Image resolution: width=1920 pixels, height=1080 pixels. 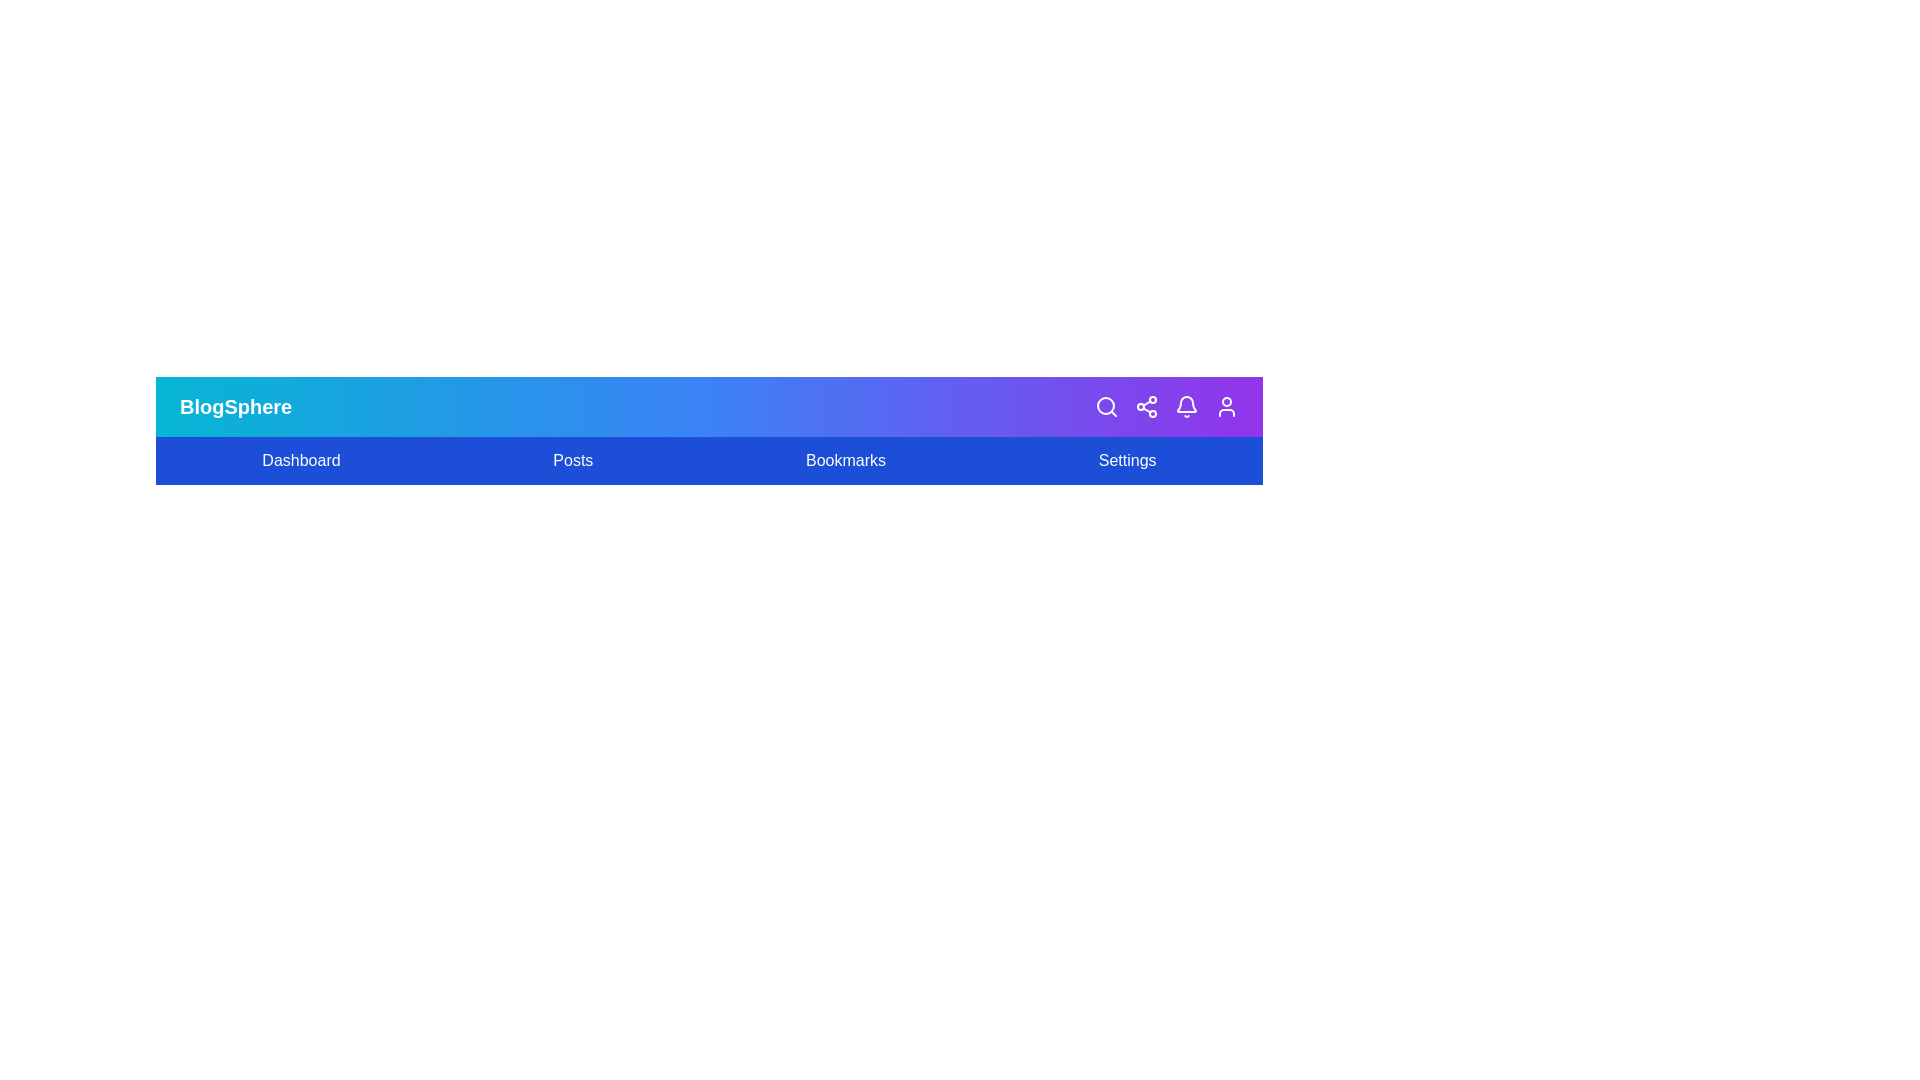 I want to click on the 'Dashboard' menu item to navigate to the dashboard, so click(x=300, y=461).